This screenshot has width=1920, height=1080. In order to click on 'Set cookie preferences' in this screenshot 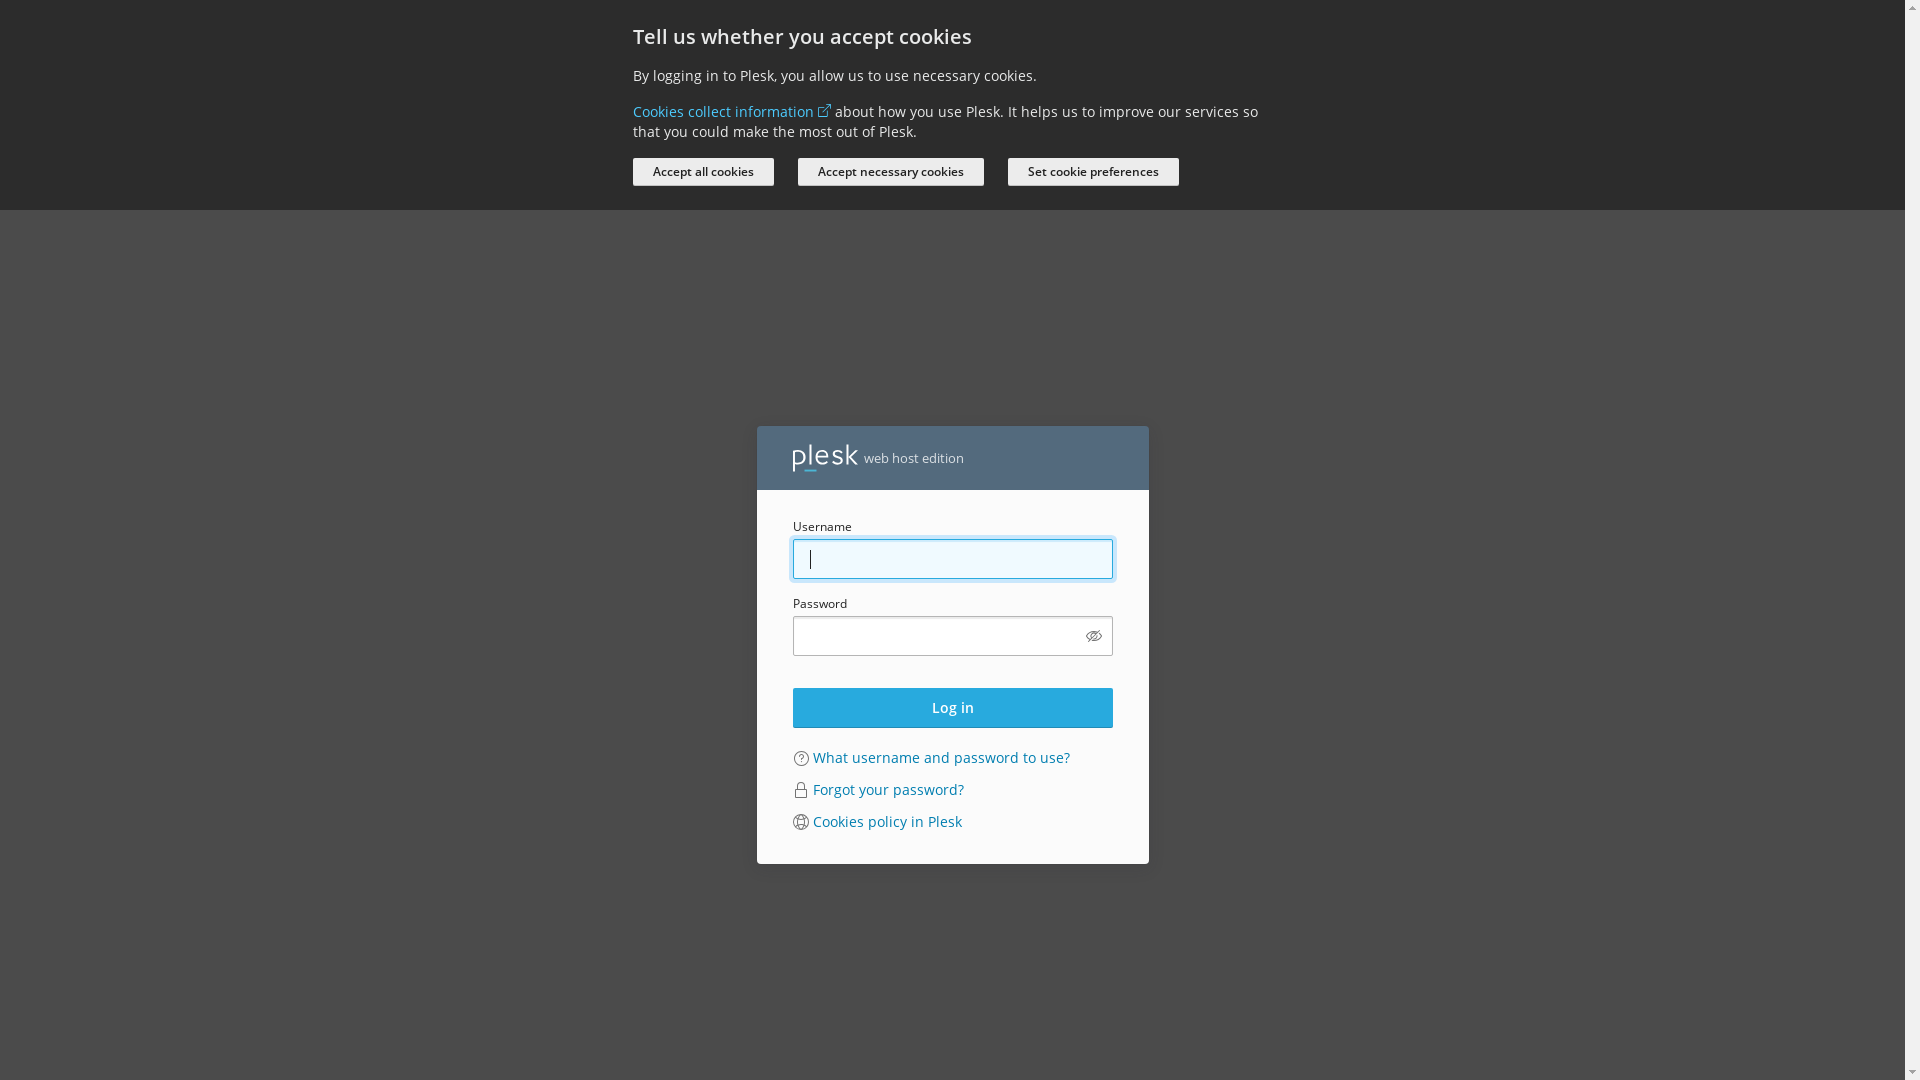, I will do `click(1092, 171)`.